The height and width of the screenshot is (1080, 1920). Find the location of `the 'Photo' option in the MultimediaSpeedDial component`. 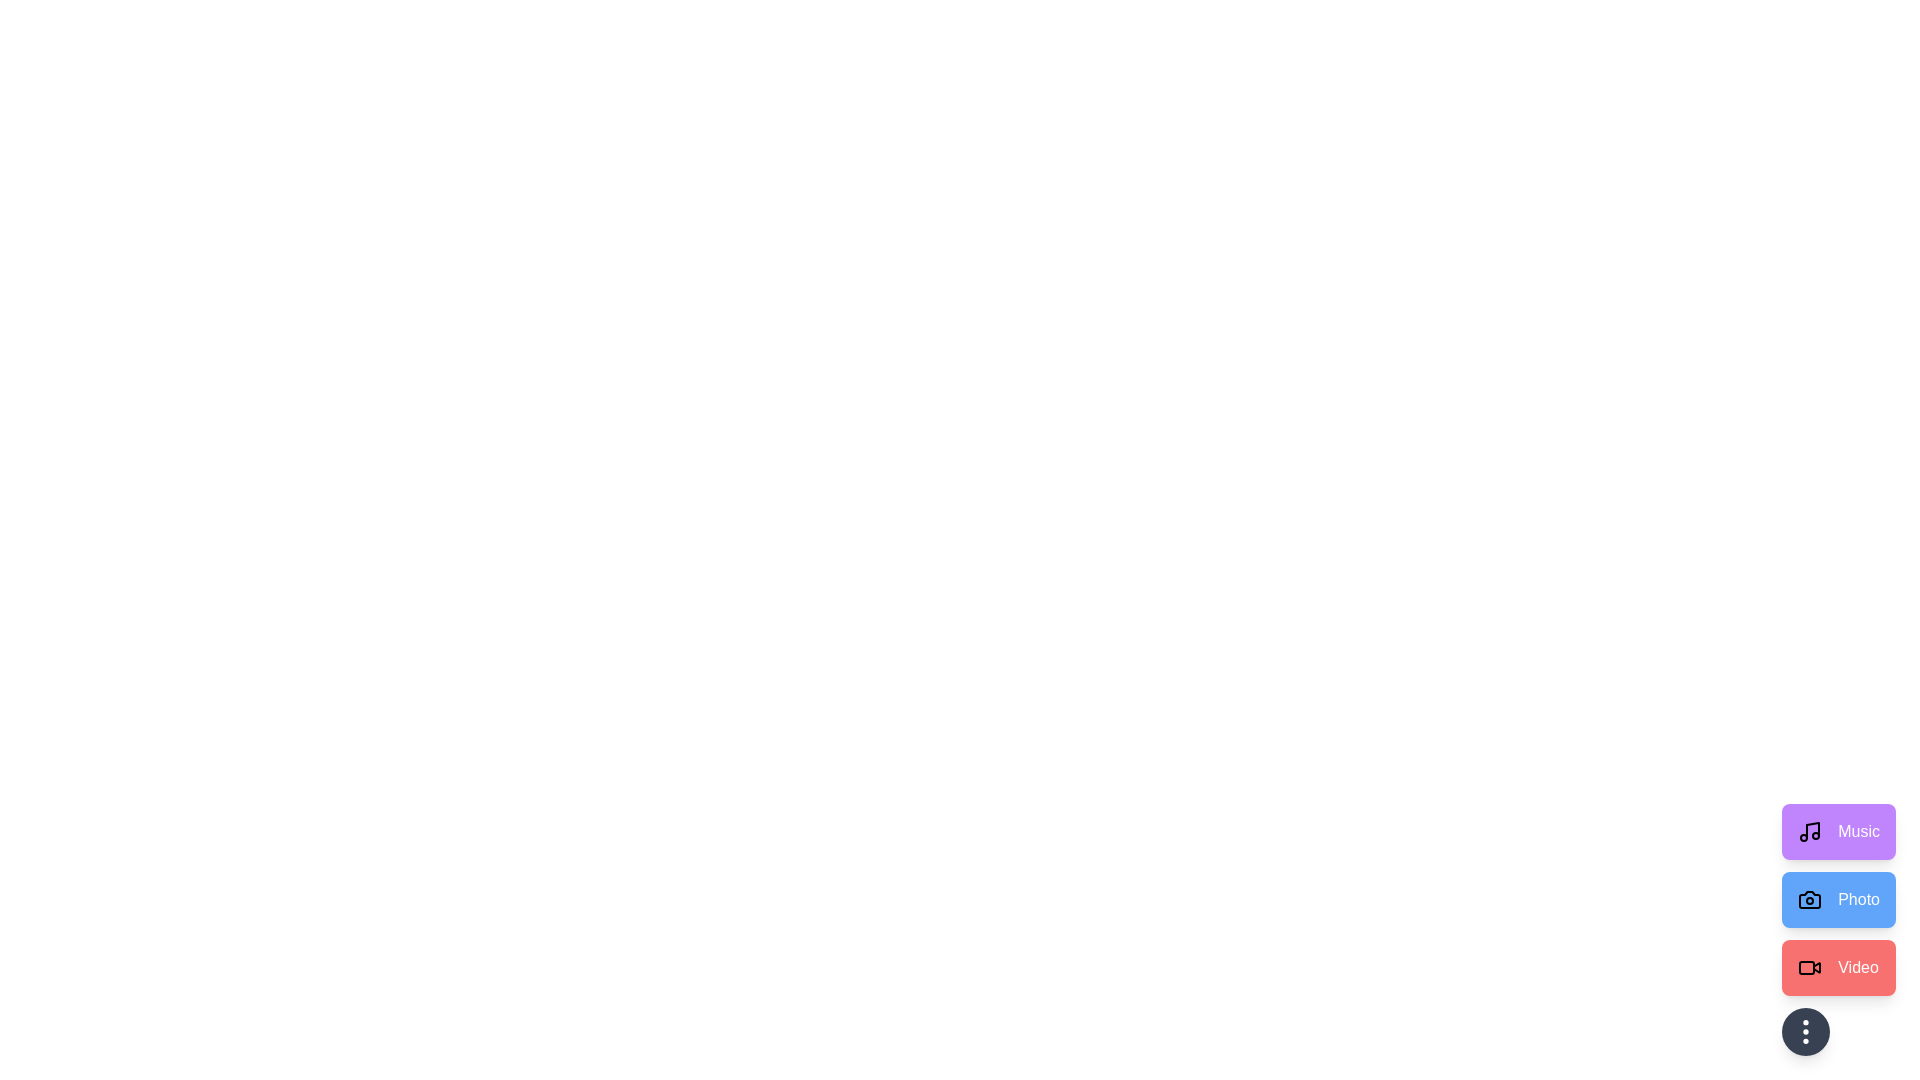

the 'Photo' option in the MultimediaSpeedDial component is located at coordinates (1838, 898).